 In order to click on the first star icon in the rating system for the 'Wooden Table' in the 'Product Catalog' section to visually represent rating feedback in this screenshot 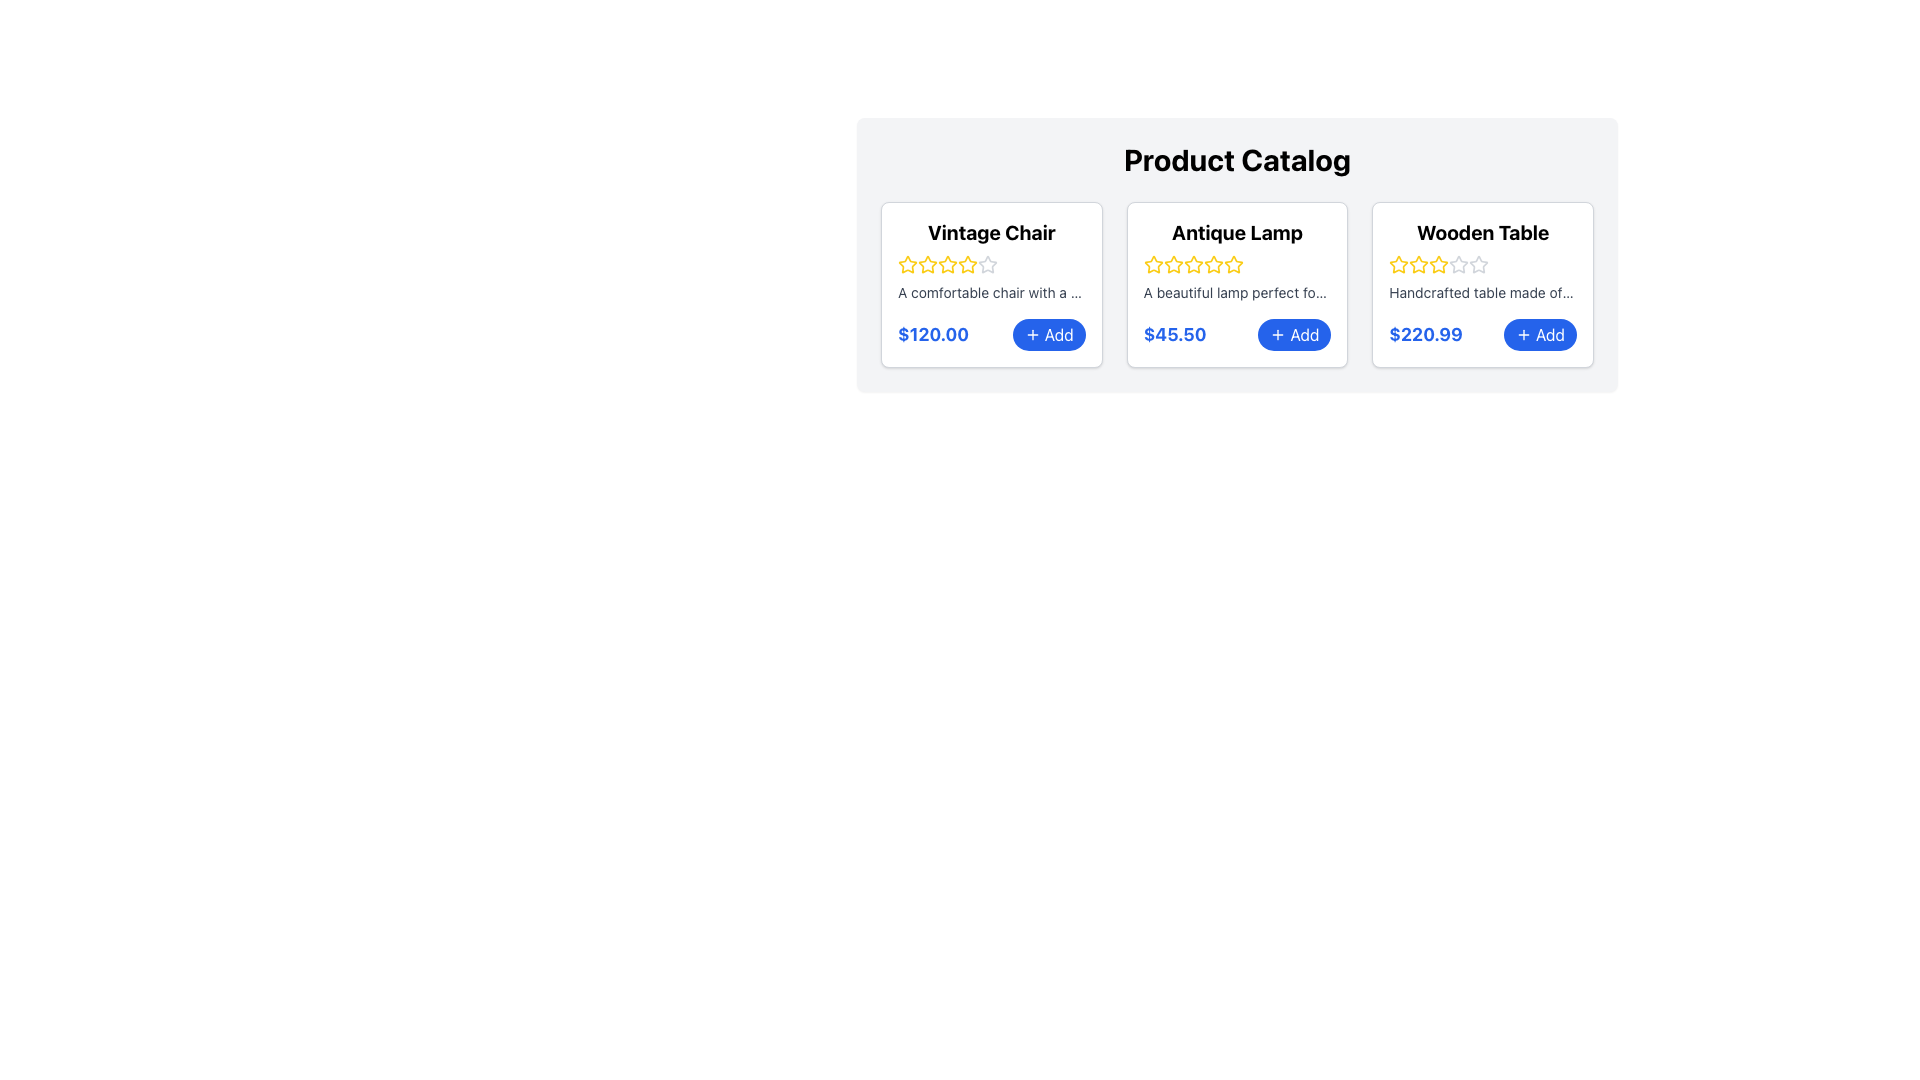, I will do `click(1398, 263)`.